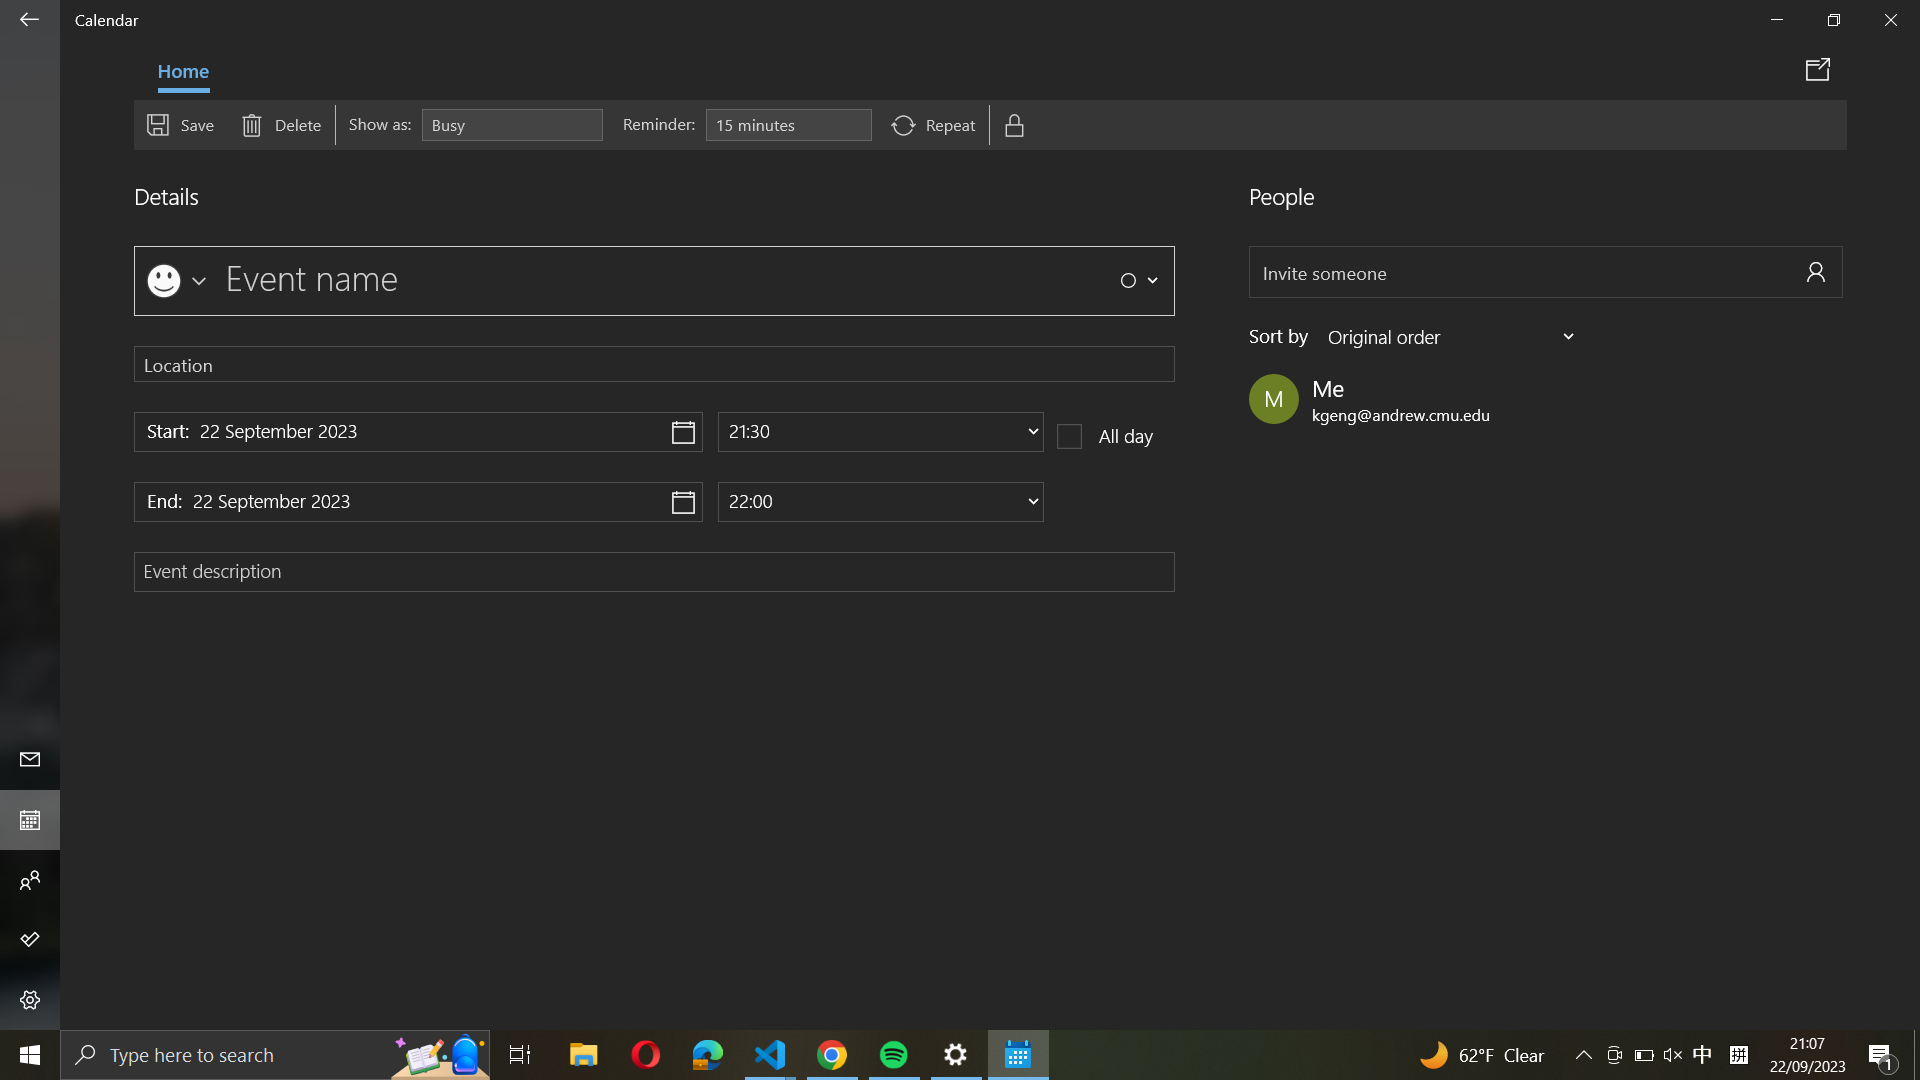  I want to click on Share the event details with "abc@example.com", so click(1545, 272).